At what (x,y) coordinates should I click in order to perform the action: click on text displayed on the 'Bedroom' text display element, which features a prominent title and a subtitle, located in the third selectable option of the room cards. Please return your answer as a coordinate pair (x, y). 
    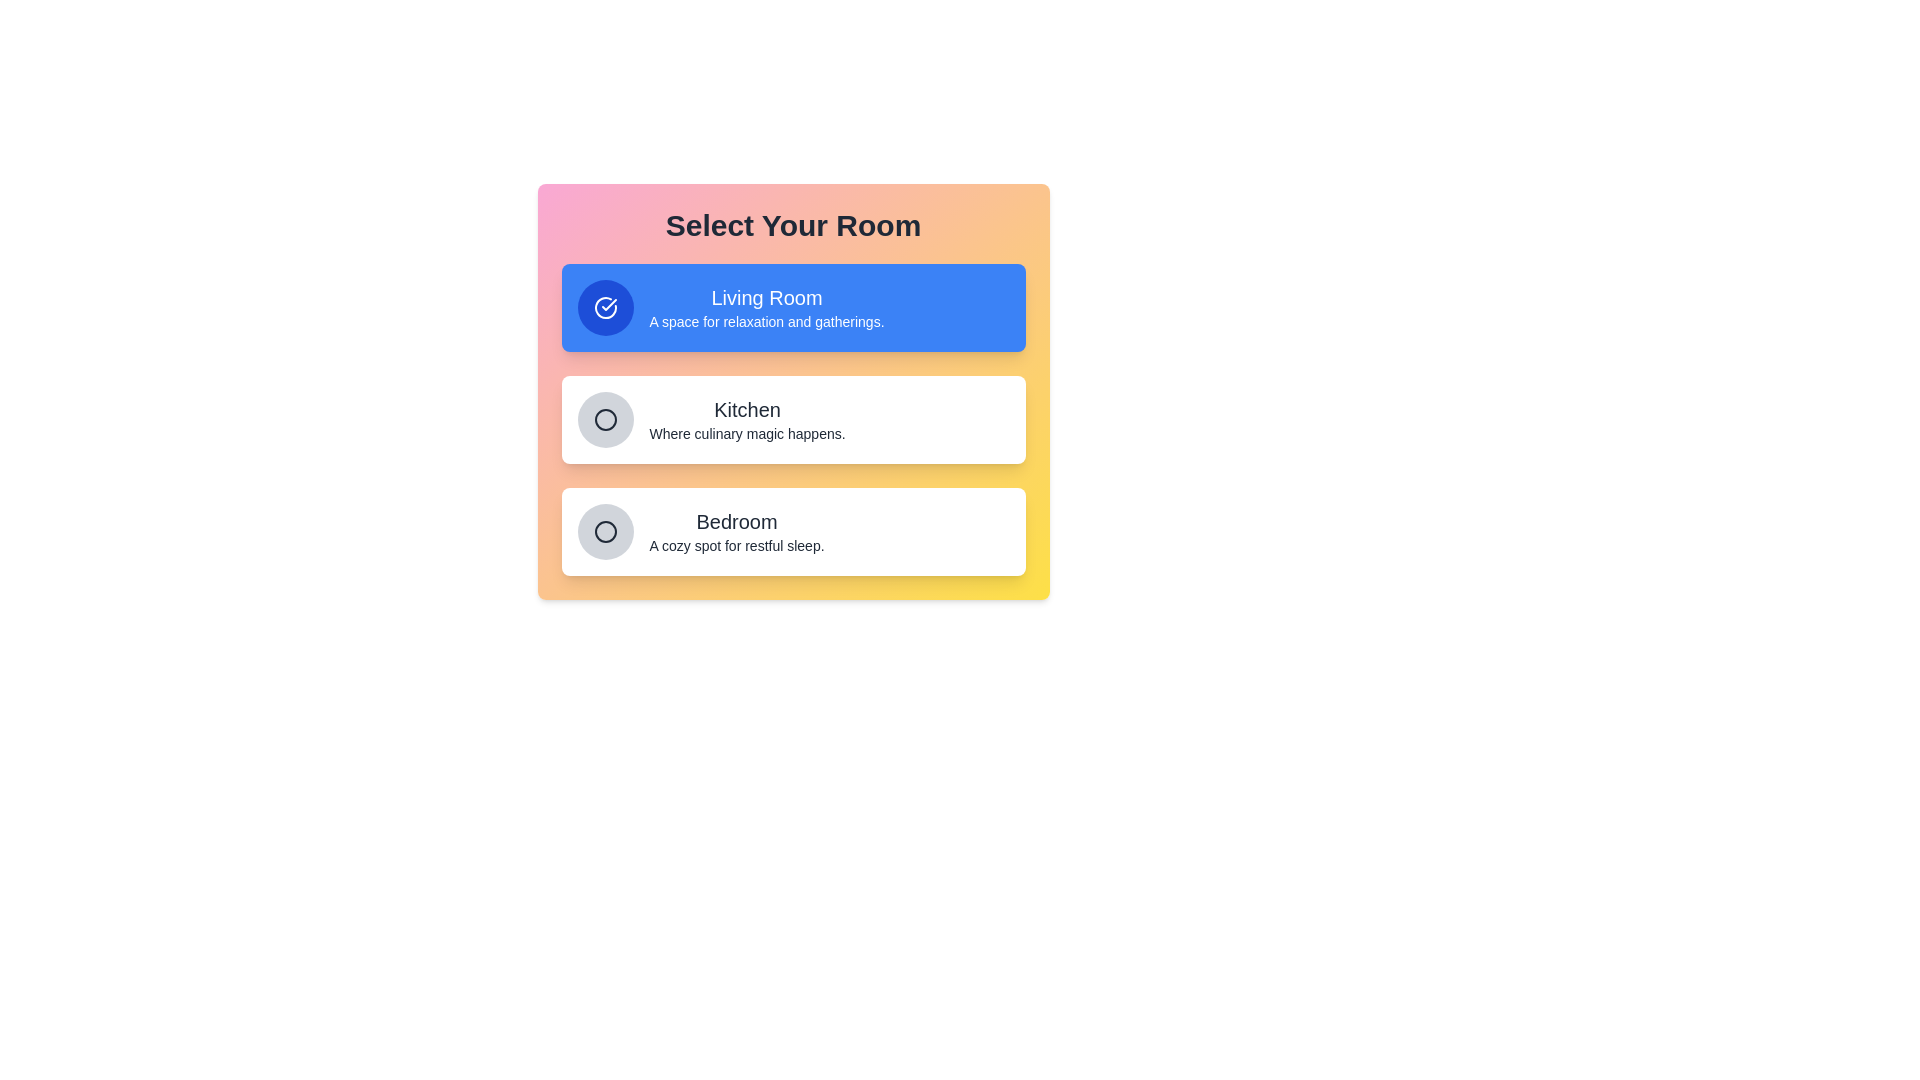
    Looking at the image, I should click on (736, 531).